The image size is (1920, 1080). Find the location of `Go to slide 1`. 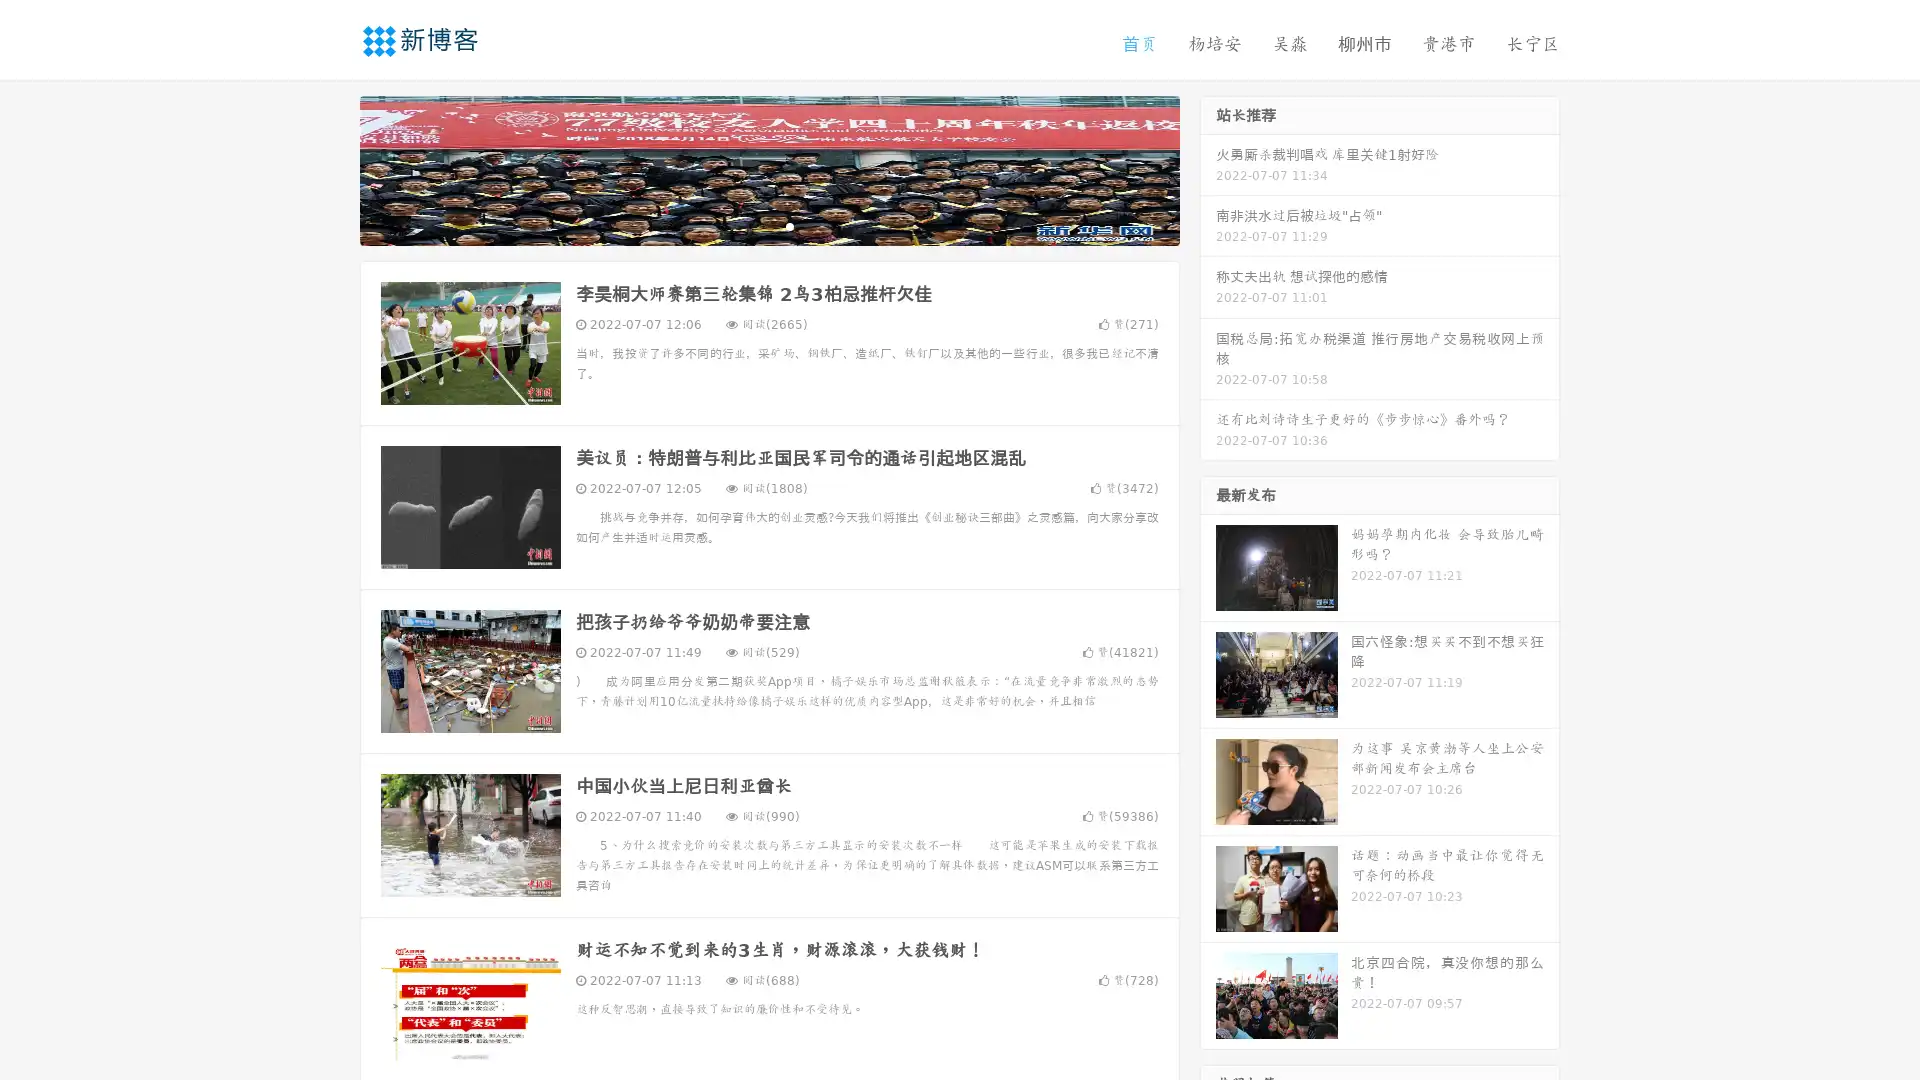

Go to slide 1 is located at coordinates (748, 225).